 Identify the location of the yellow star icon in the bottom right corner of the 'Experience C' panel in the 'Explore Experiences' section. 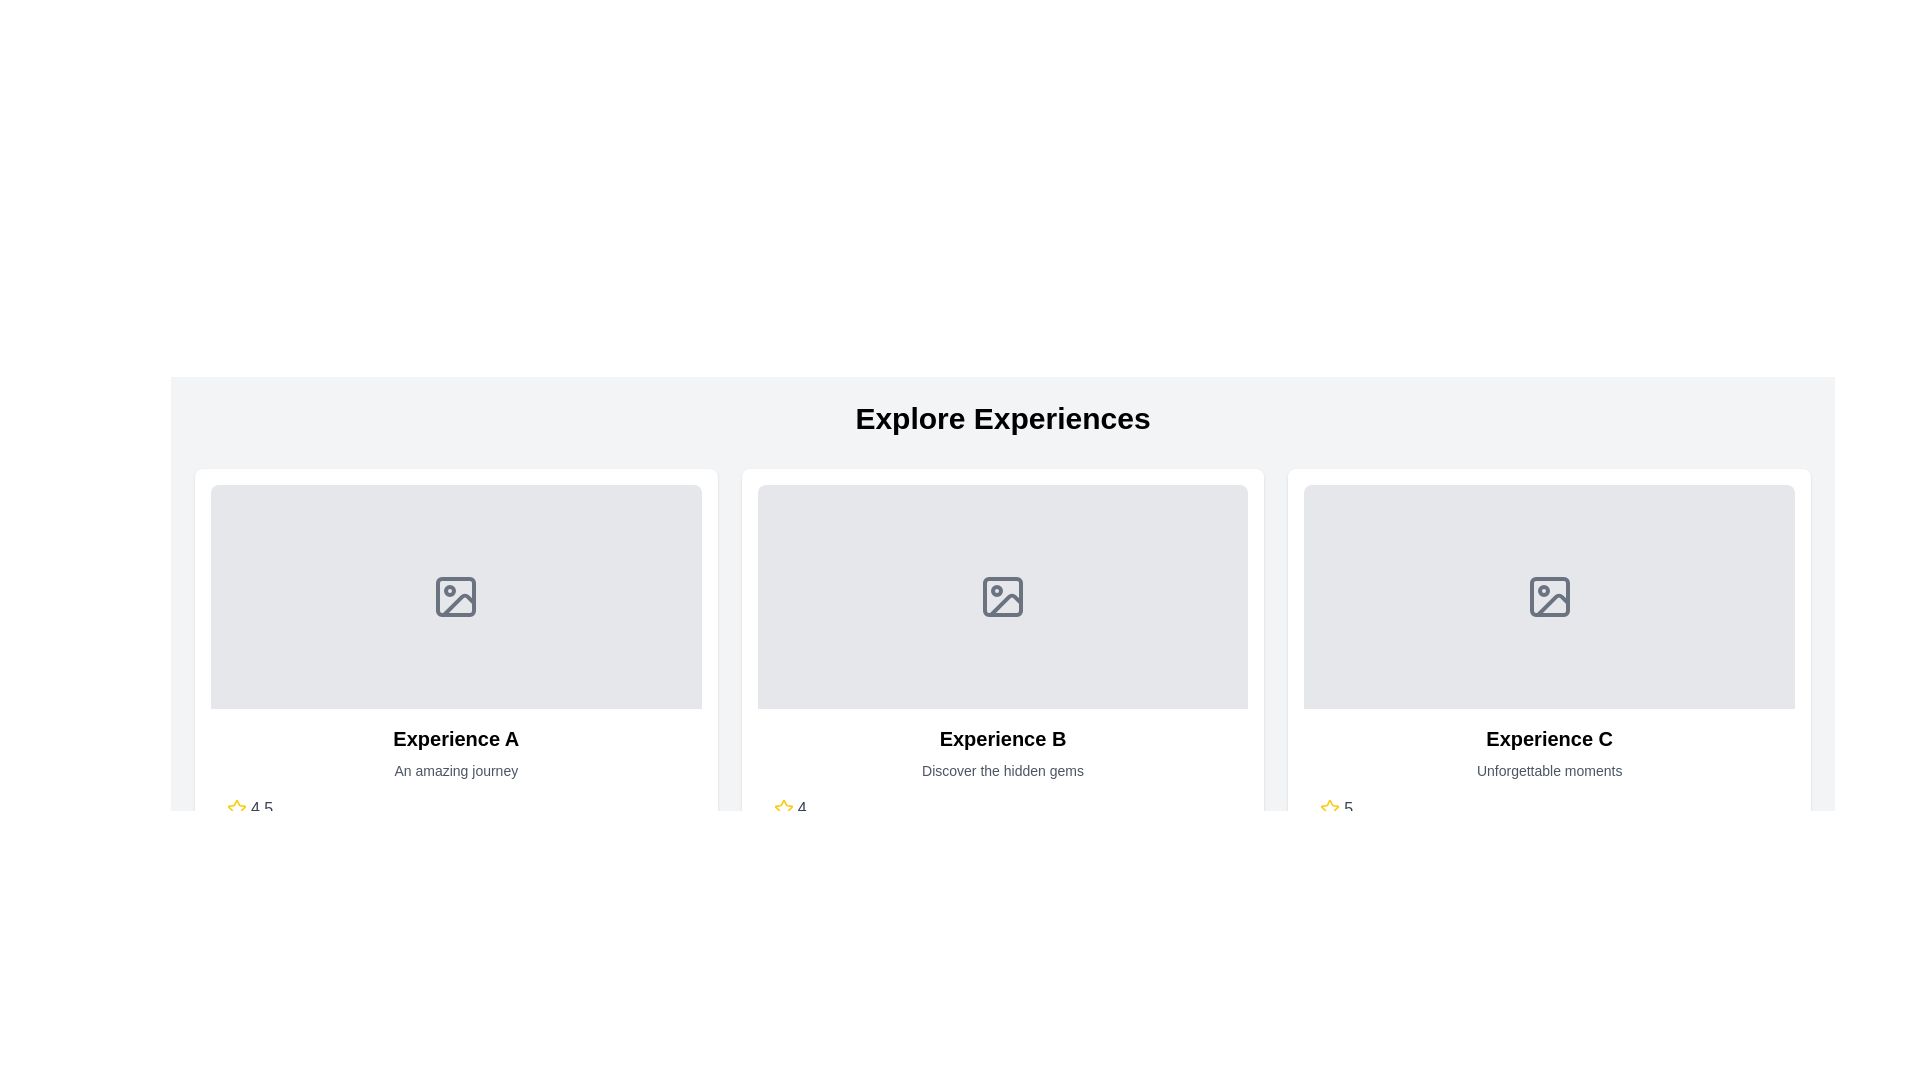
(1330, 807).